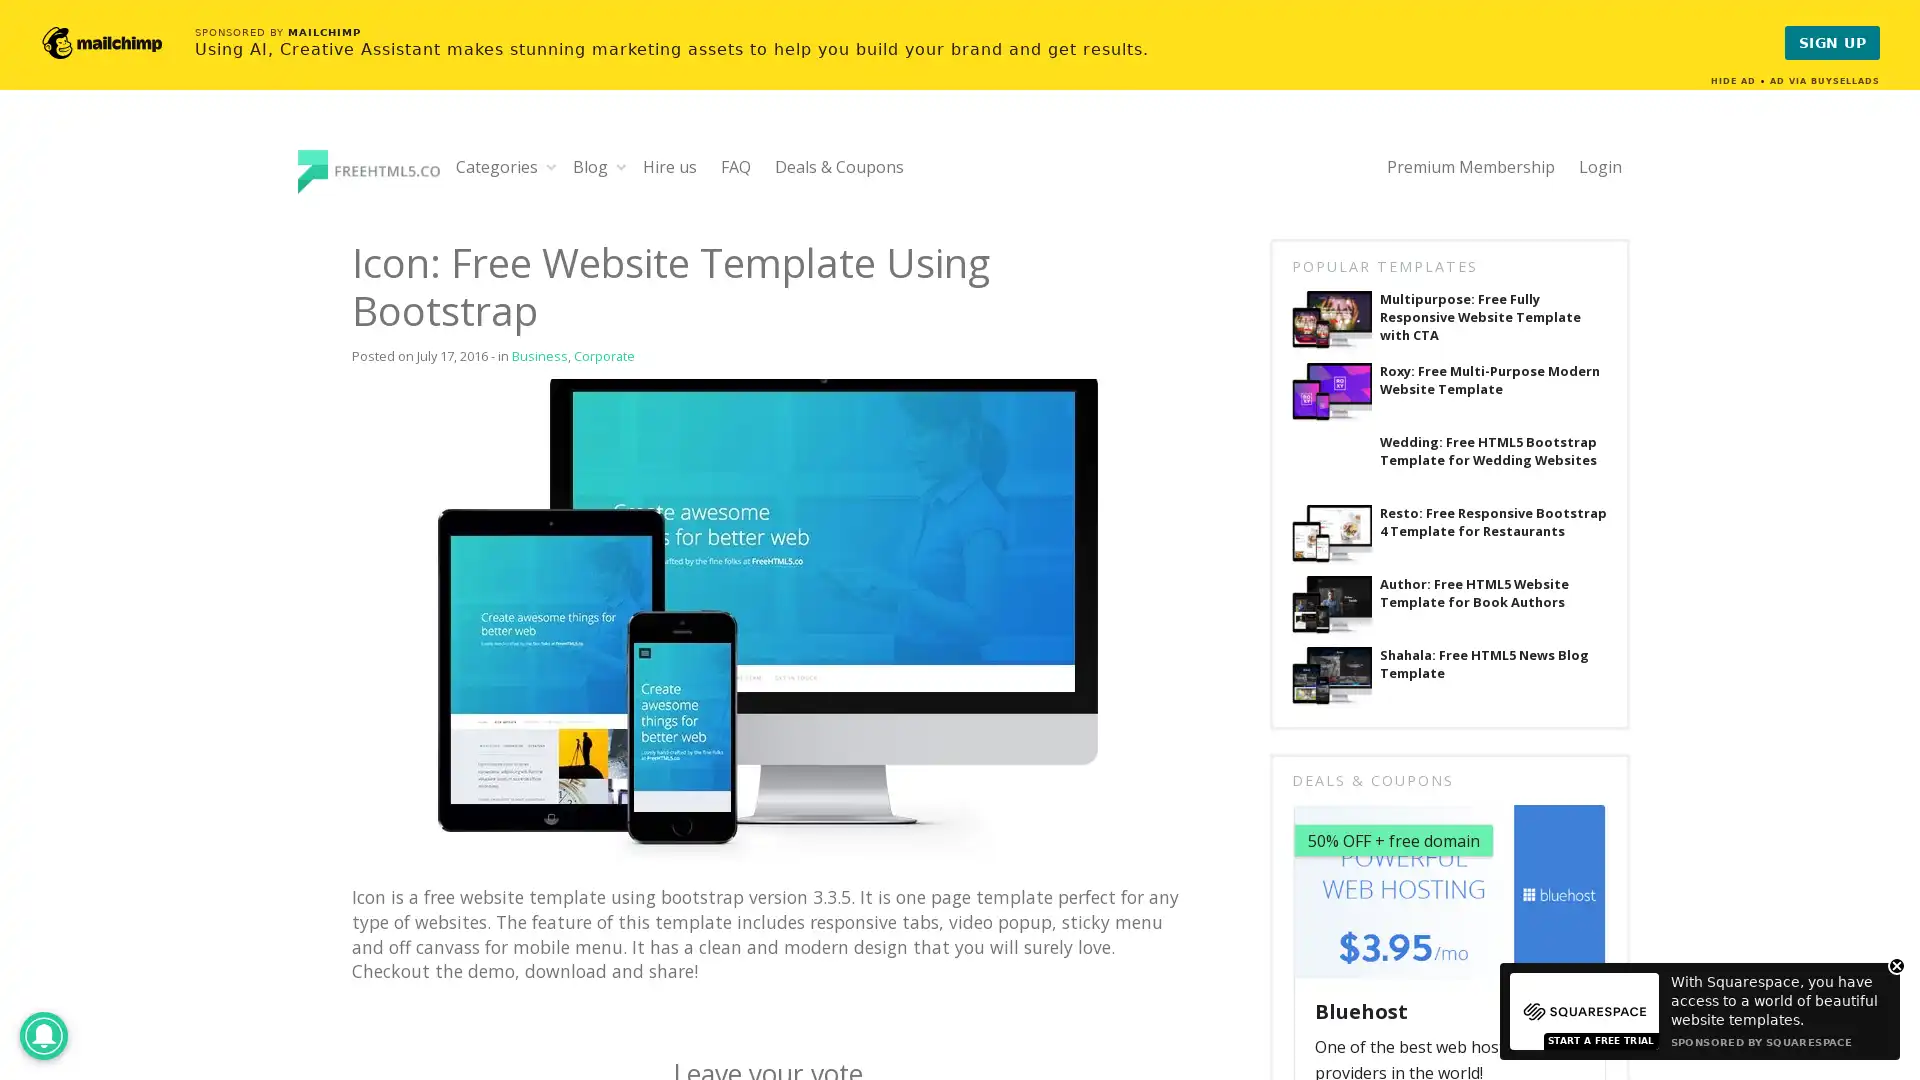 This screenshot has width=1920, height=1080. I want to click on Expand child menu, so click(620, 165).